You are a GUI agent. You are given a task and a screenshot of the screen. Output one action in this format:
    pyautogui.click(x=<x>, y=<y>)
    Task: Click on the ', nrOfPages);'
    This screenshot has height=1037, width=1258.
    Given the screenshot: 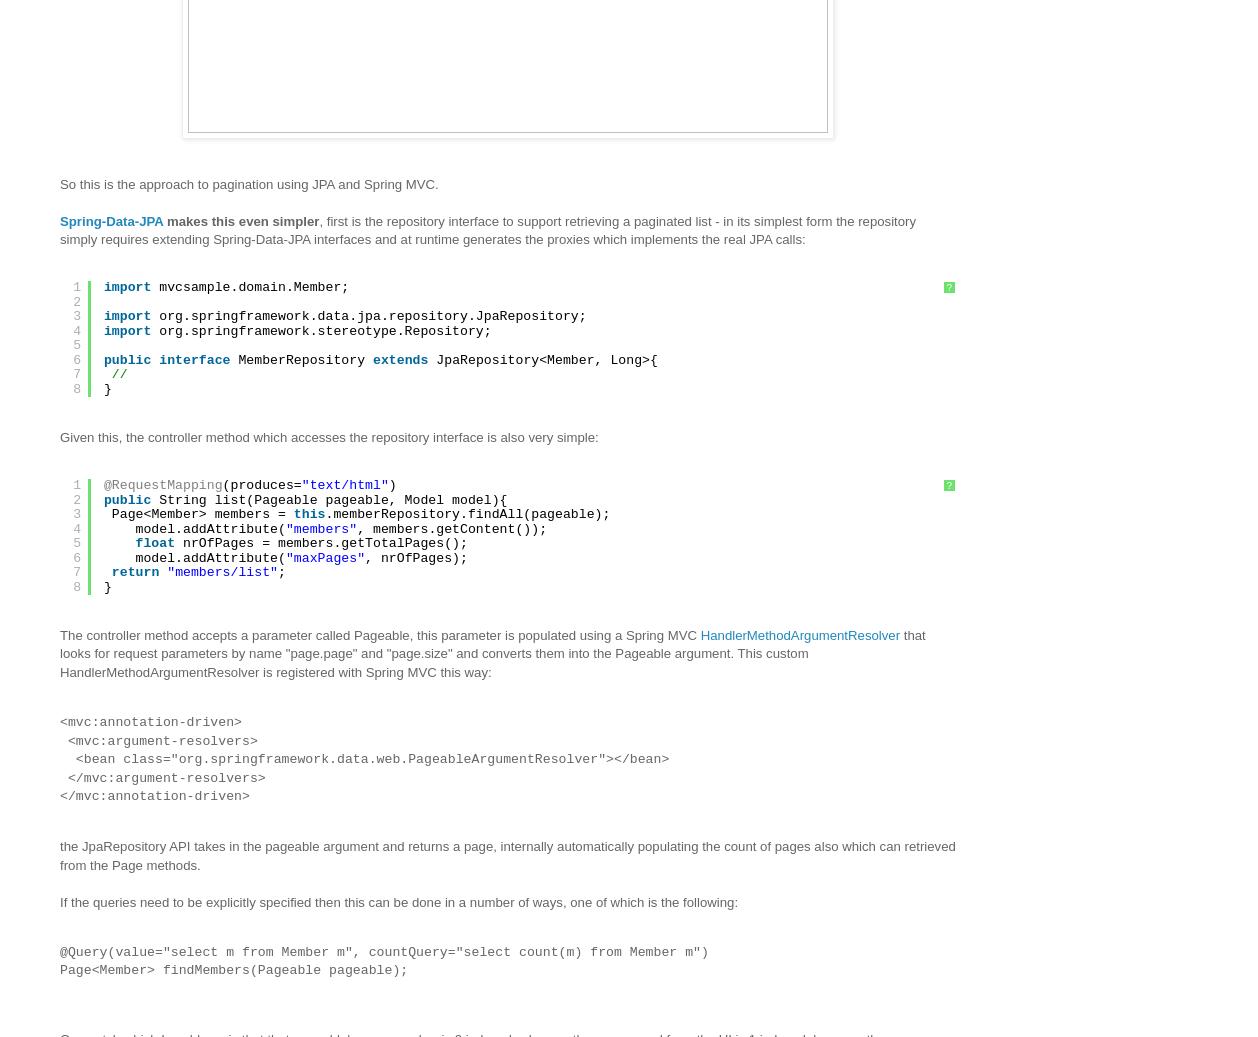 What is the action you would take?
    pyautogui.click(x=415, y=557)
    